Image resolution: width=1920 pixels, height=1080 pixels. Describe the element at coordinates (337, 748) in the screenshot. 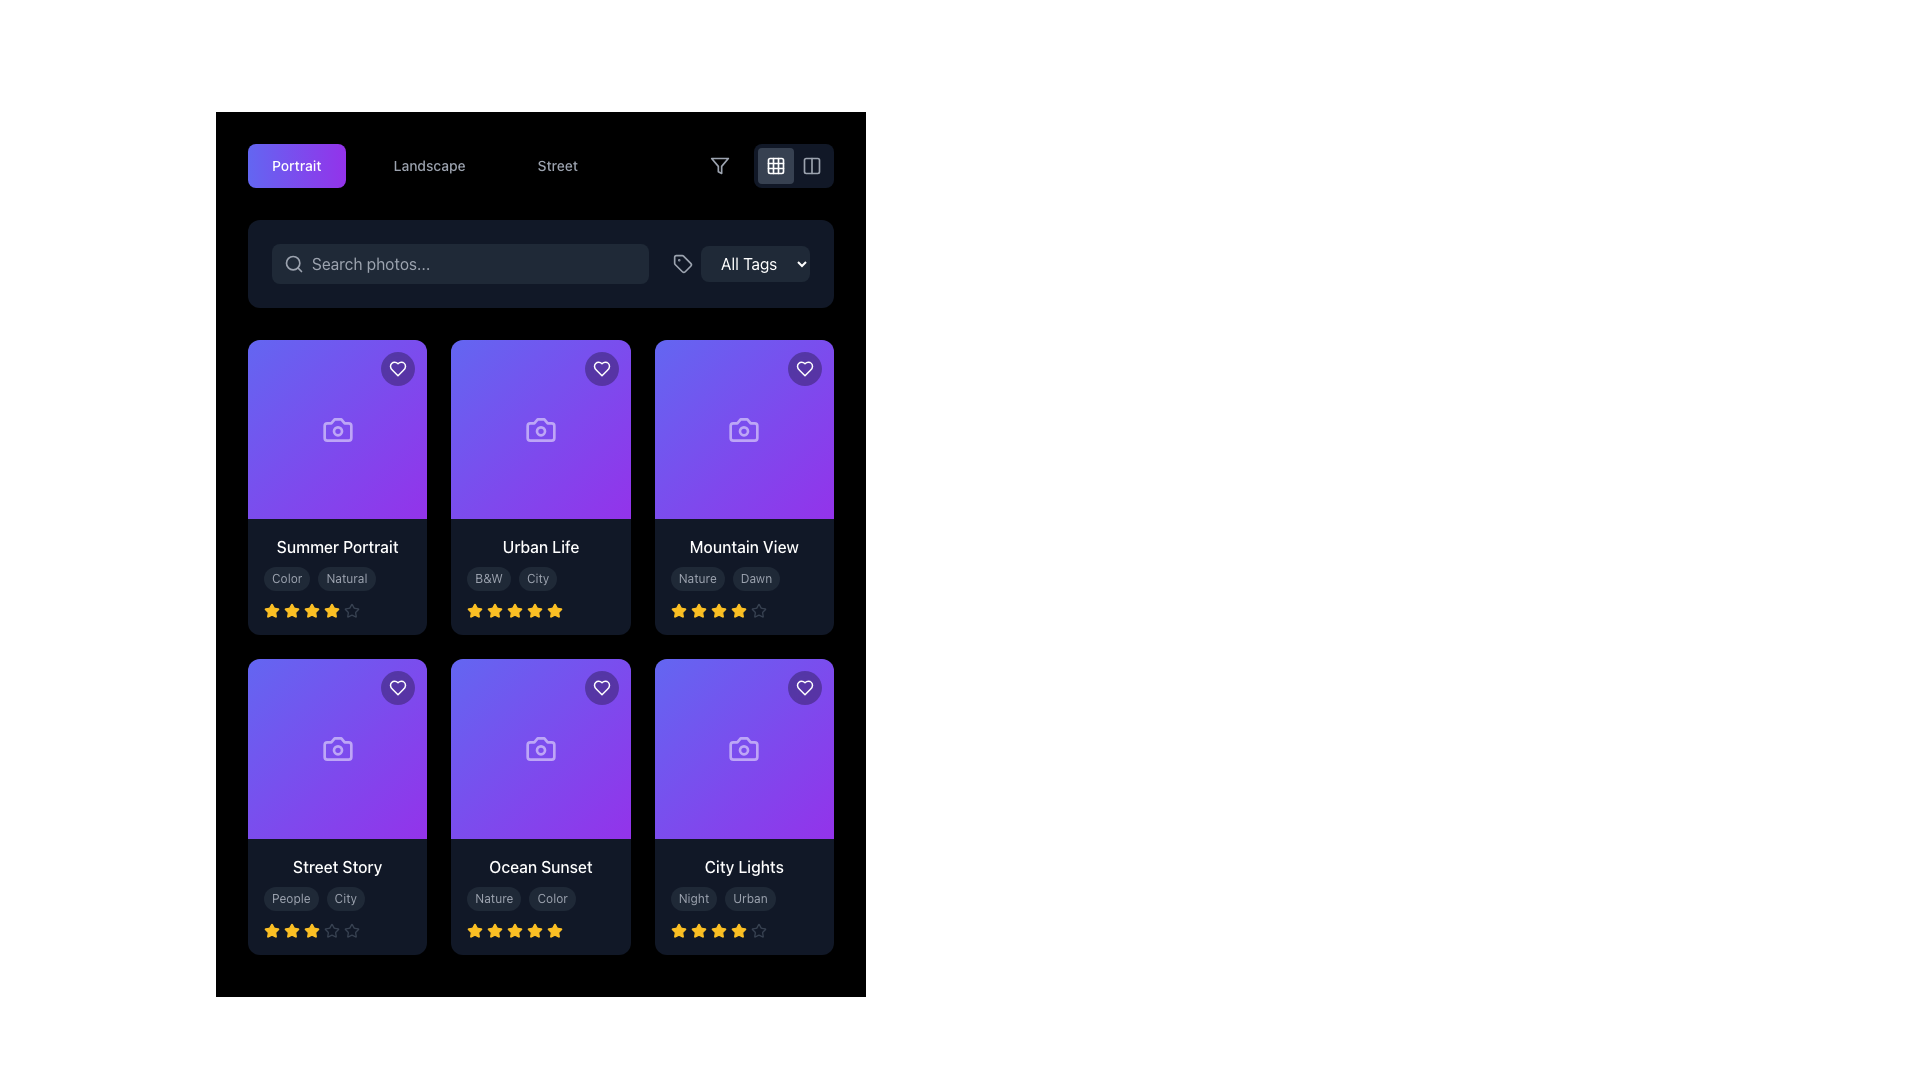

I see `the photo-related icon located in the center of the 'Street Story' card on a purple background at the bottom-left of the grid layout` at that location.